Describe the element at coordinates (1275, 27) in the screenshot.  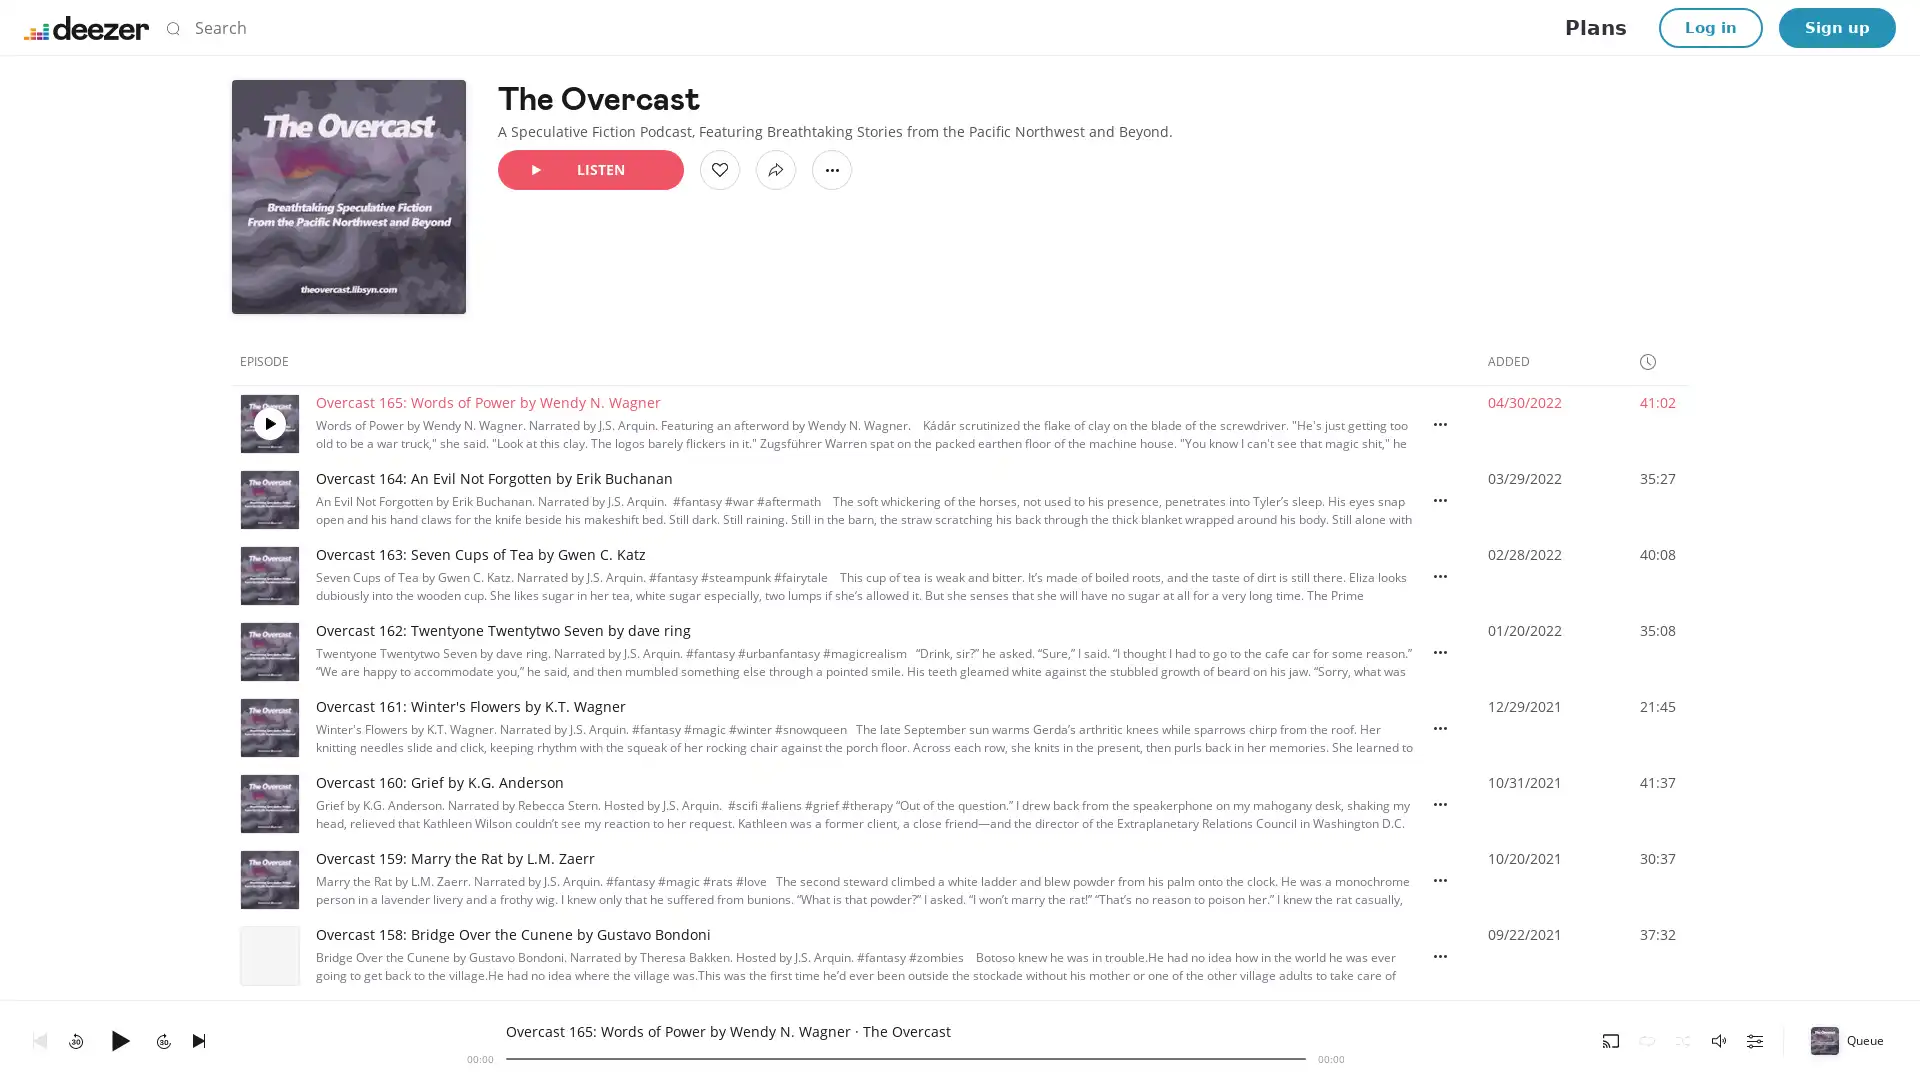
I see `Clear` at that location.